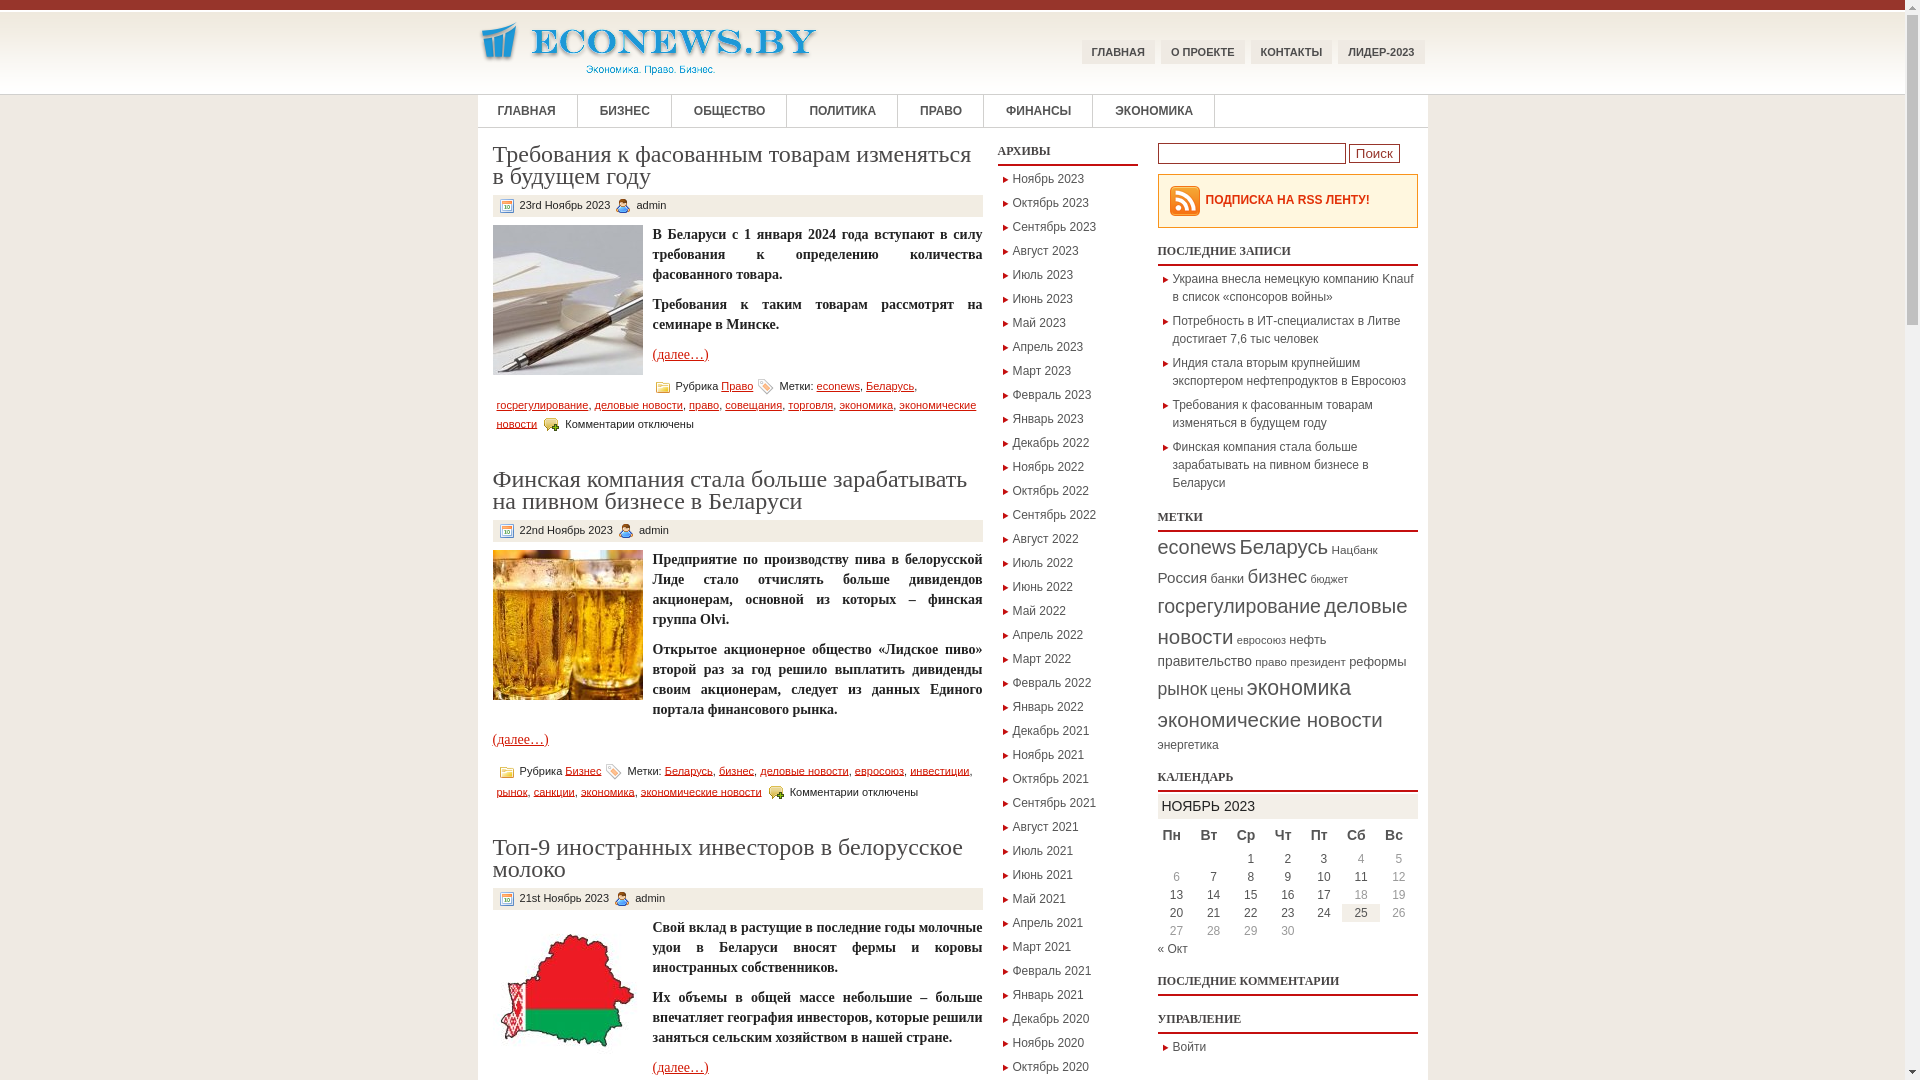 This screenshot has height=1080, width=1920. What do you see at coordinates (1323, 893) in the screenshot?
I see `'17'` at bounding box center [1323, 893].